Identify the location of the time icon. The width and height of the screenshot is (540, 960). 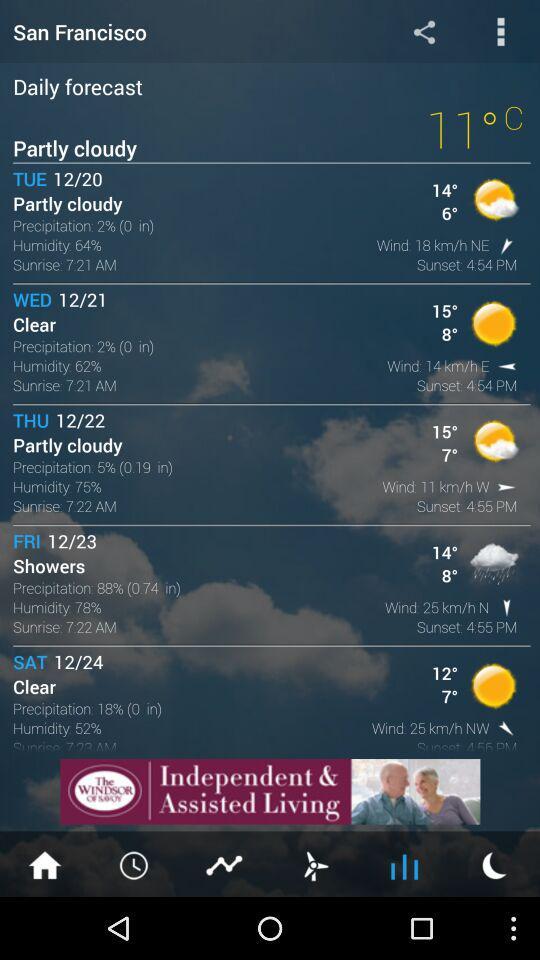
(135, 925).